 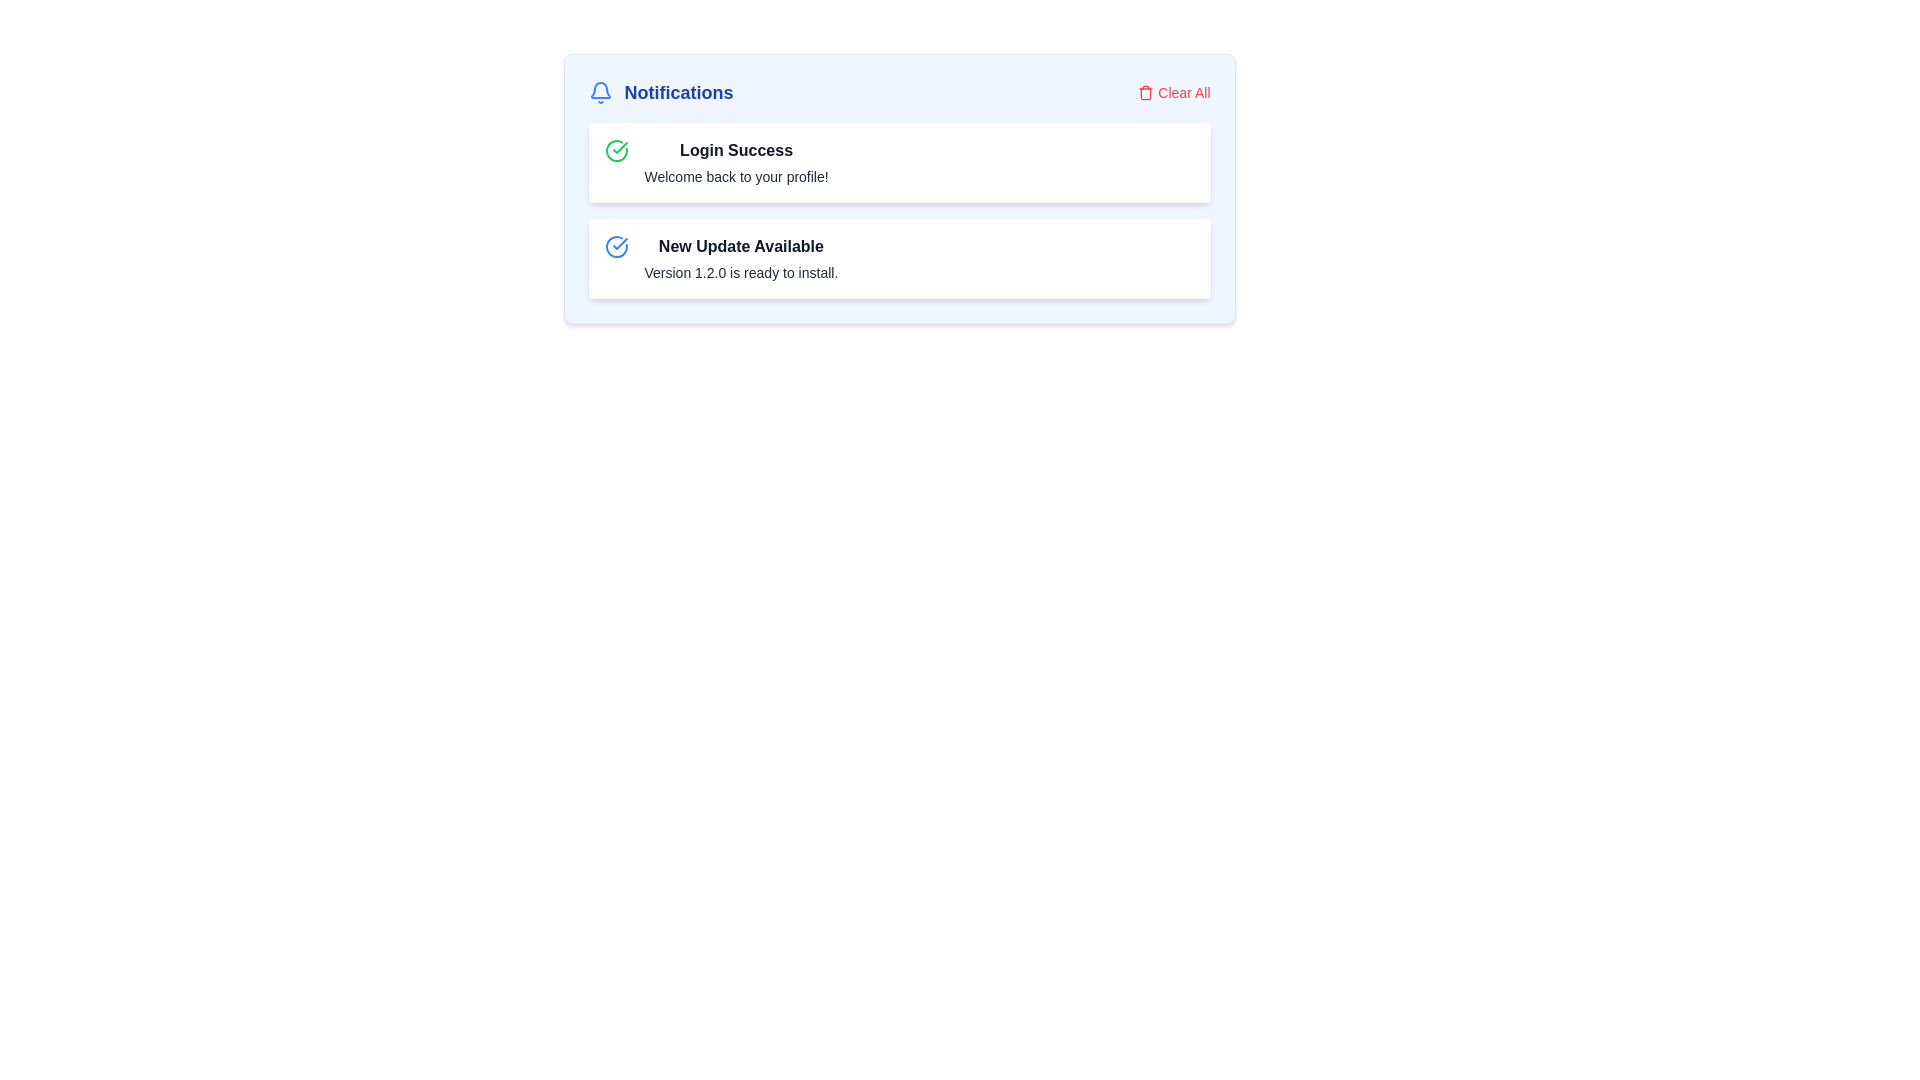 What do you see at coordinates (599, 92) in the screenshot?
I see `the blue notification bell icon located on the far left of the 'Notifications' title in the notification header section` at bounding box center [599, 92].